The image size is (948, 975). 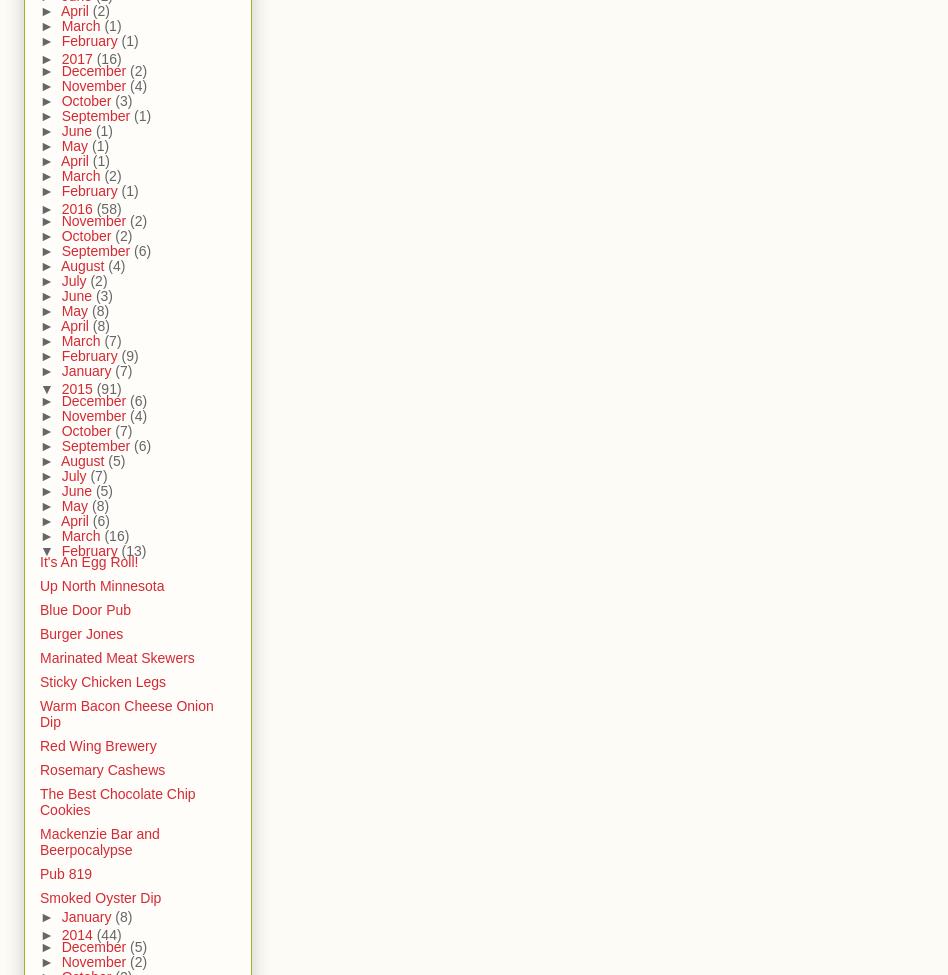 I want to click on '2014', so click(x=78, y=934).